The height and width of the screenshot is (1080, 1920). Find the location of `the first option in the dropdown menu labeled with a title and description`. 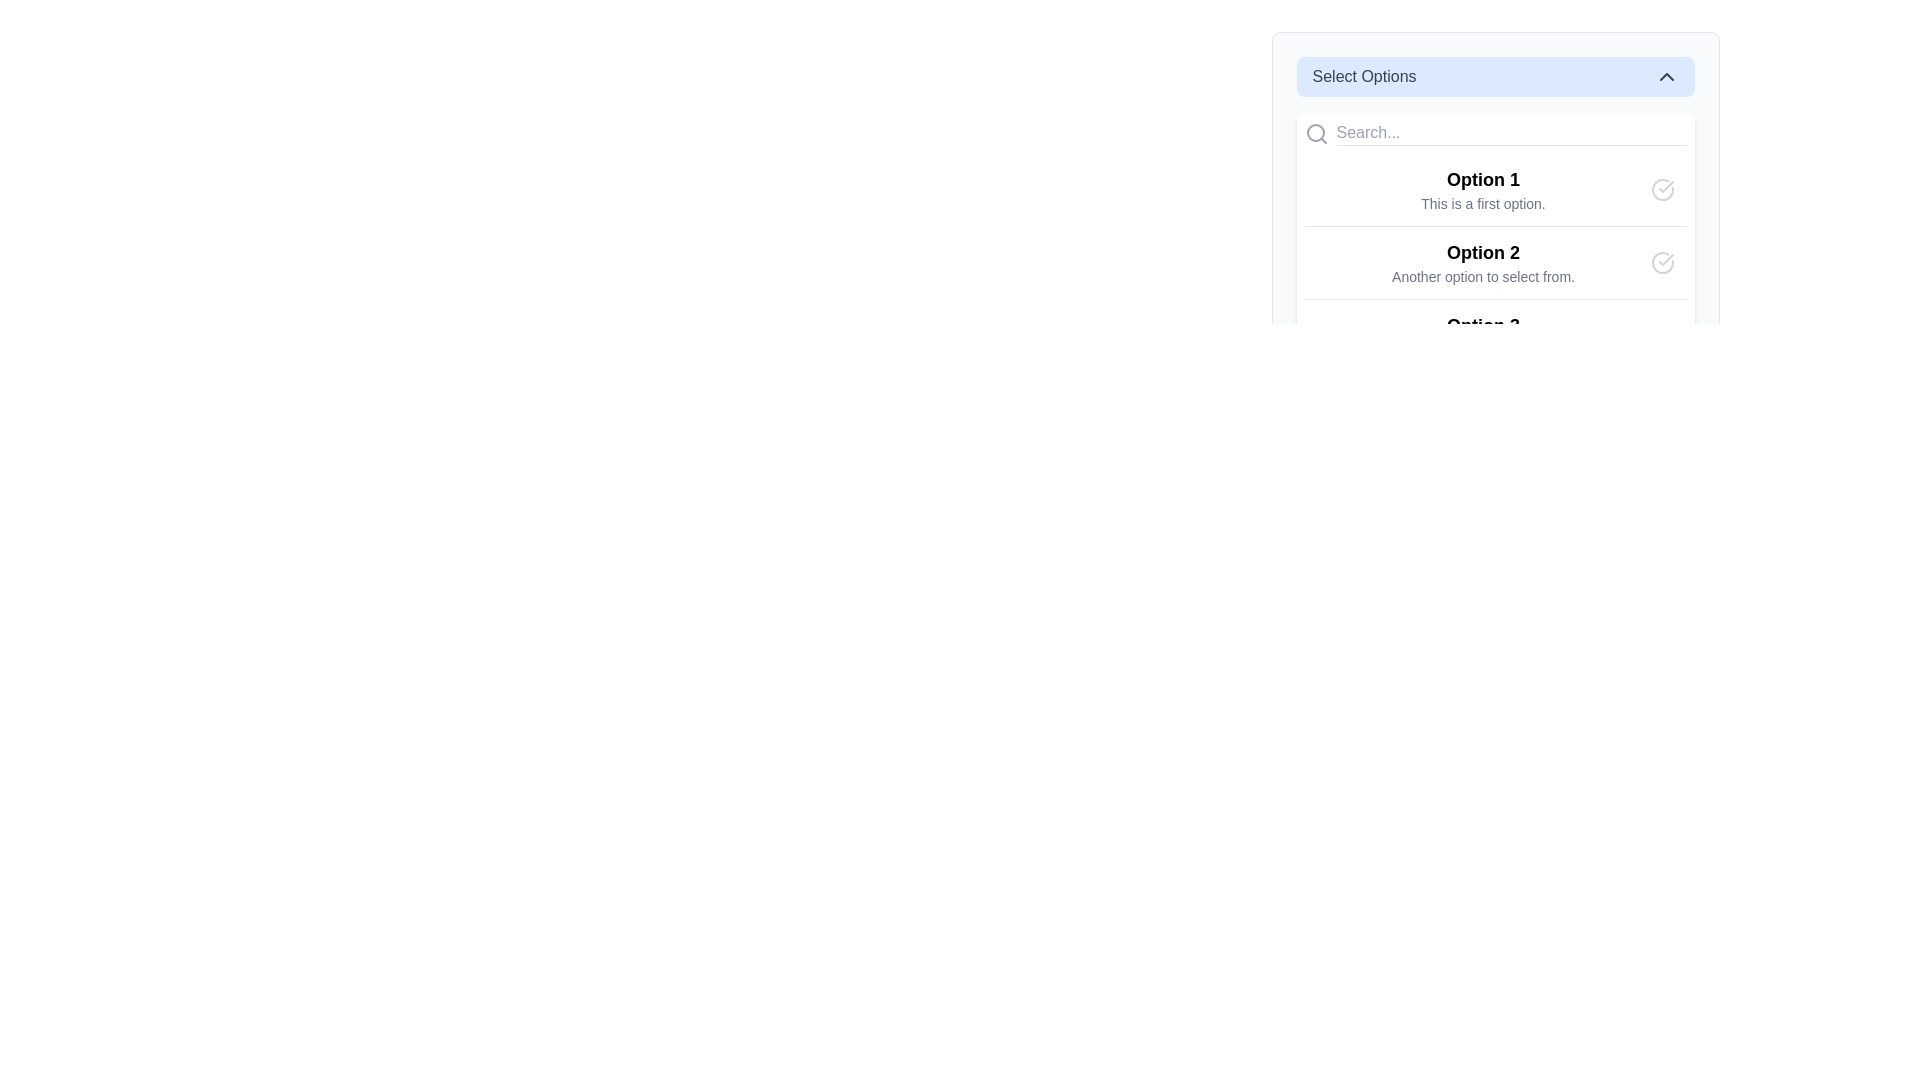

the first option in the dropdown menu labeled with a title and description is located at coordinates (1483, 189).